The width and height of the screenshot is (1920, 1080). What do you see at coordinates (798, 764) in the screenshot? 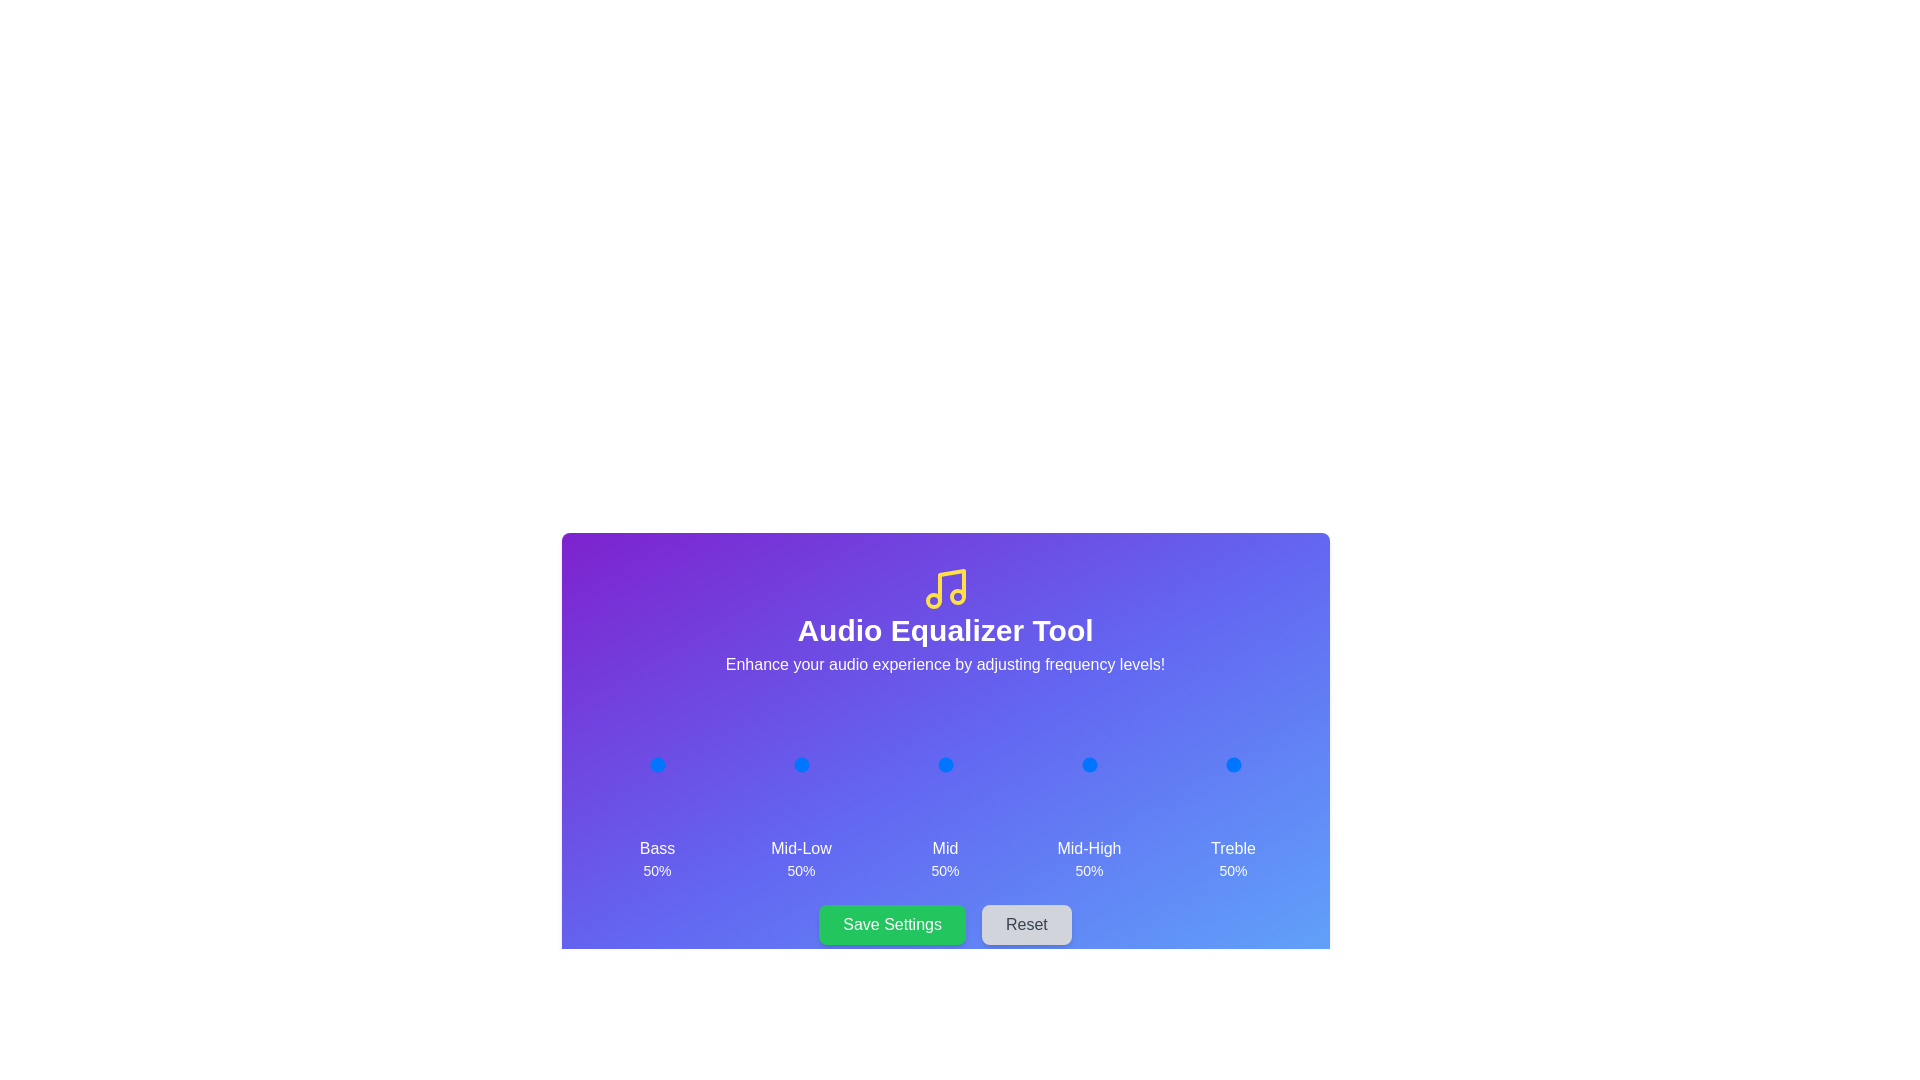
I see `the 1 slider to 47%` at bounding box center [798, 764].